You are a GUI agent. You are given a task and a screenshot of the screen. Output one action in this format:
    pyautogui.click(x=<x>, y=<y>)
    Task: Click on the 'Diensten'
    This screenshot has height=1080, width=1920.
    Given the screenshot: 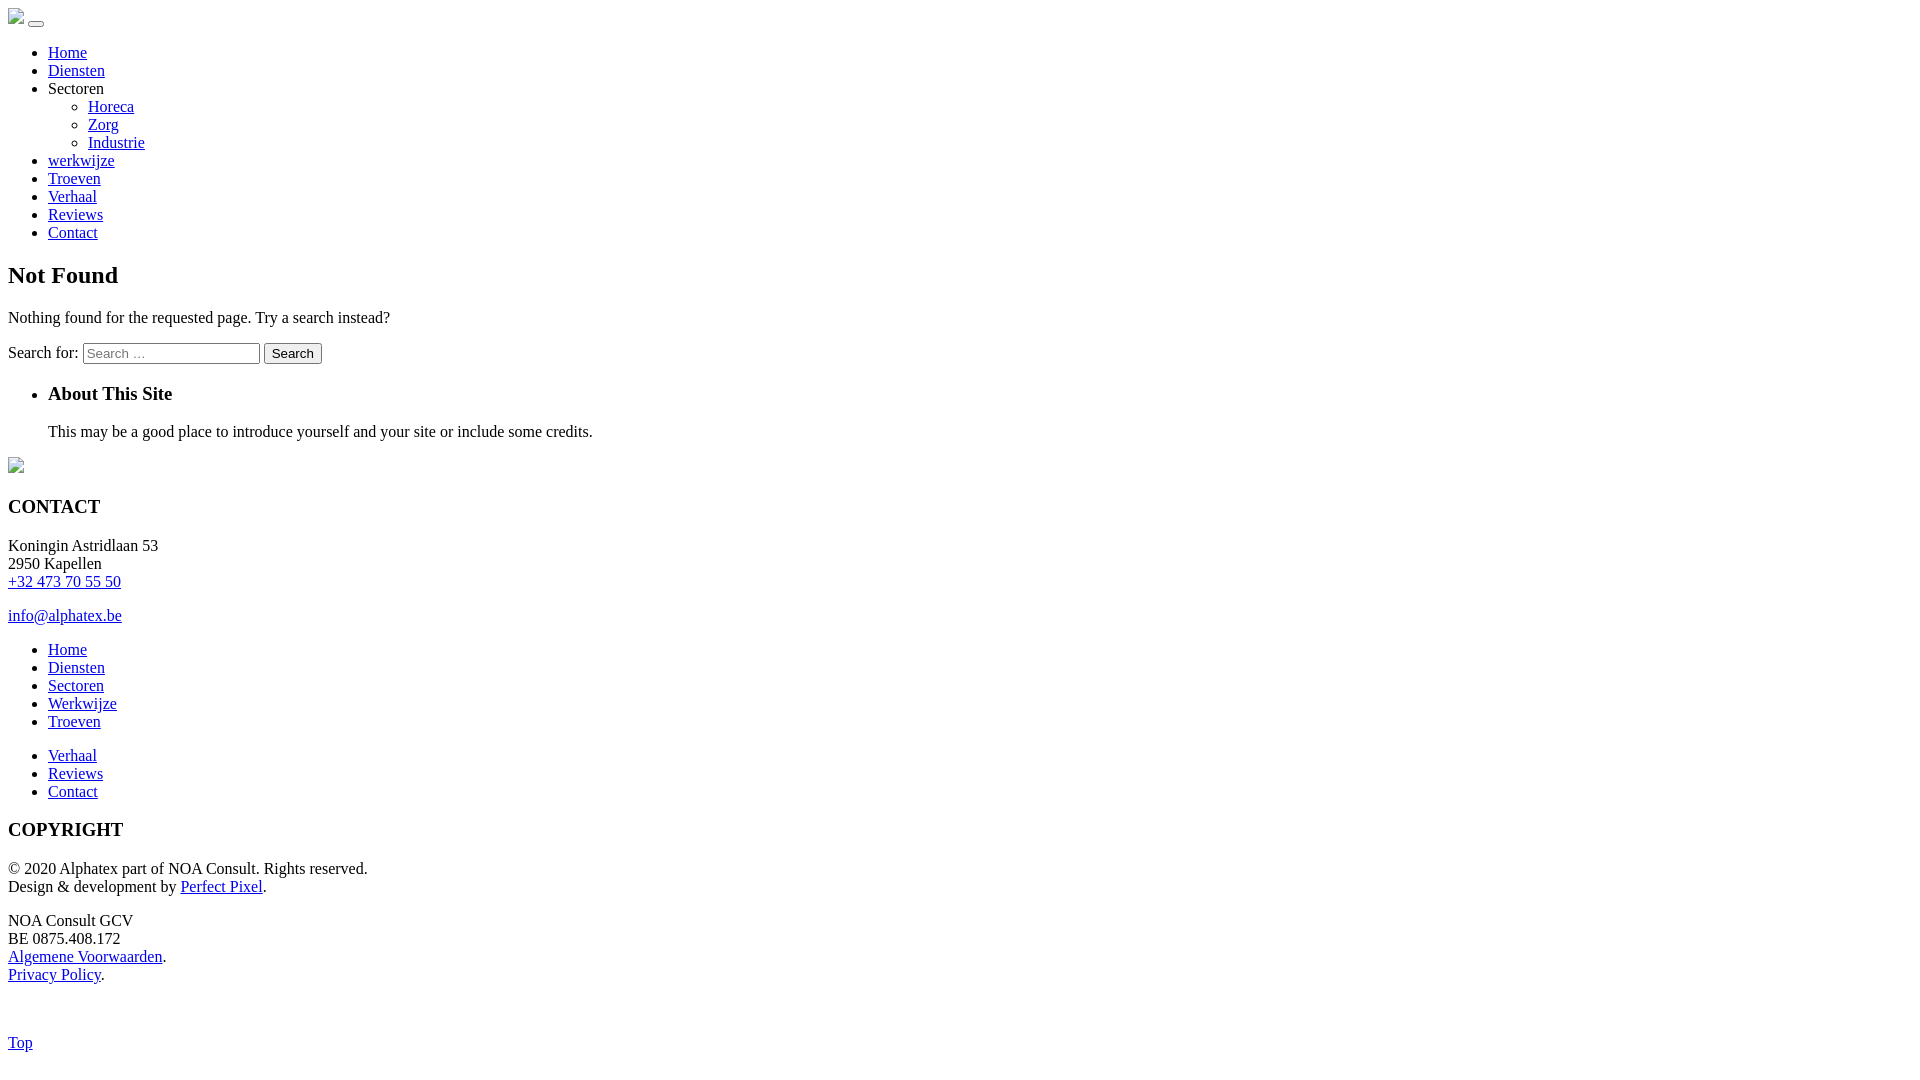 What is the action you would take?
    pyautogui.click(x=48, y=69)
    